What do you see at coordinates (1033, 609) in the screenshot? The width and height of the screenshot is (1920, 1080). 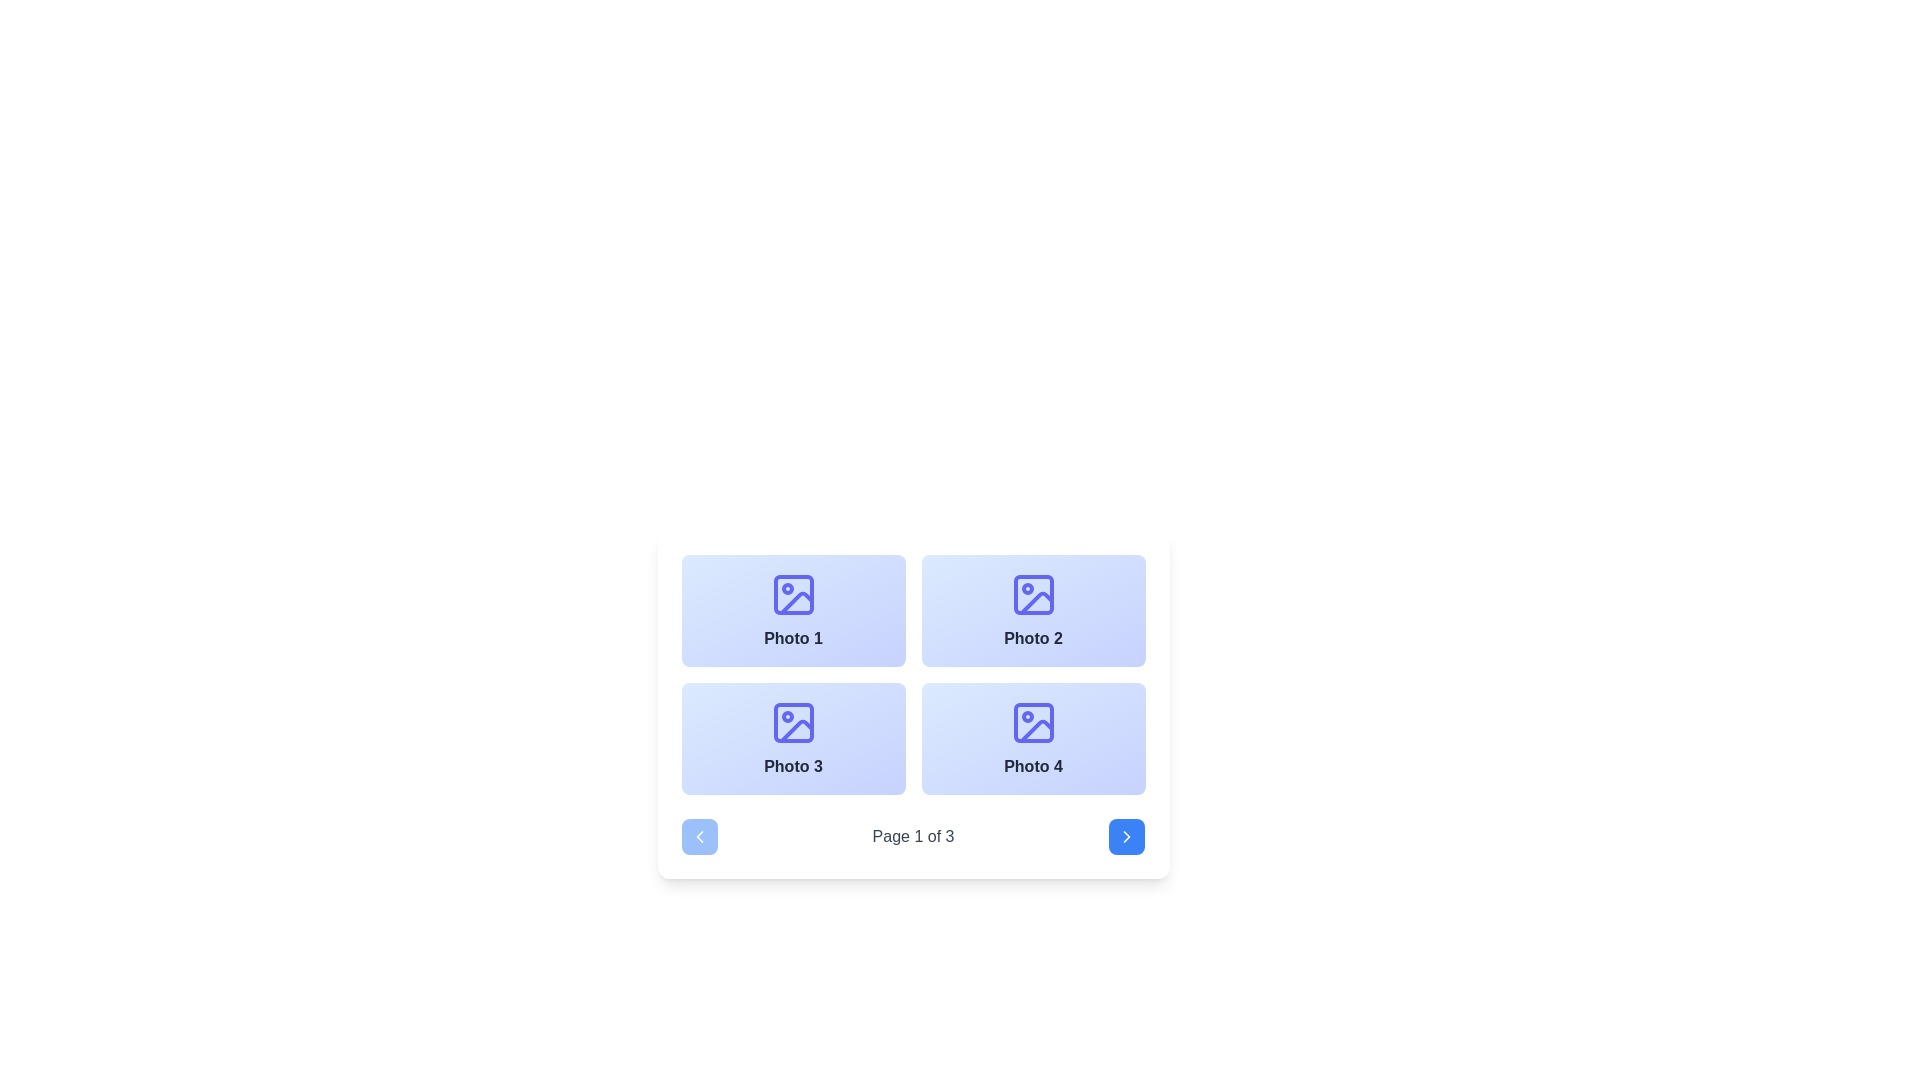 I see `the image preview card labeled 'Photo 2' from its position in the top-right corner of the grid` at bounding box center [1033, 609].